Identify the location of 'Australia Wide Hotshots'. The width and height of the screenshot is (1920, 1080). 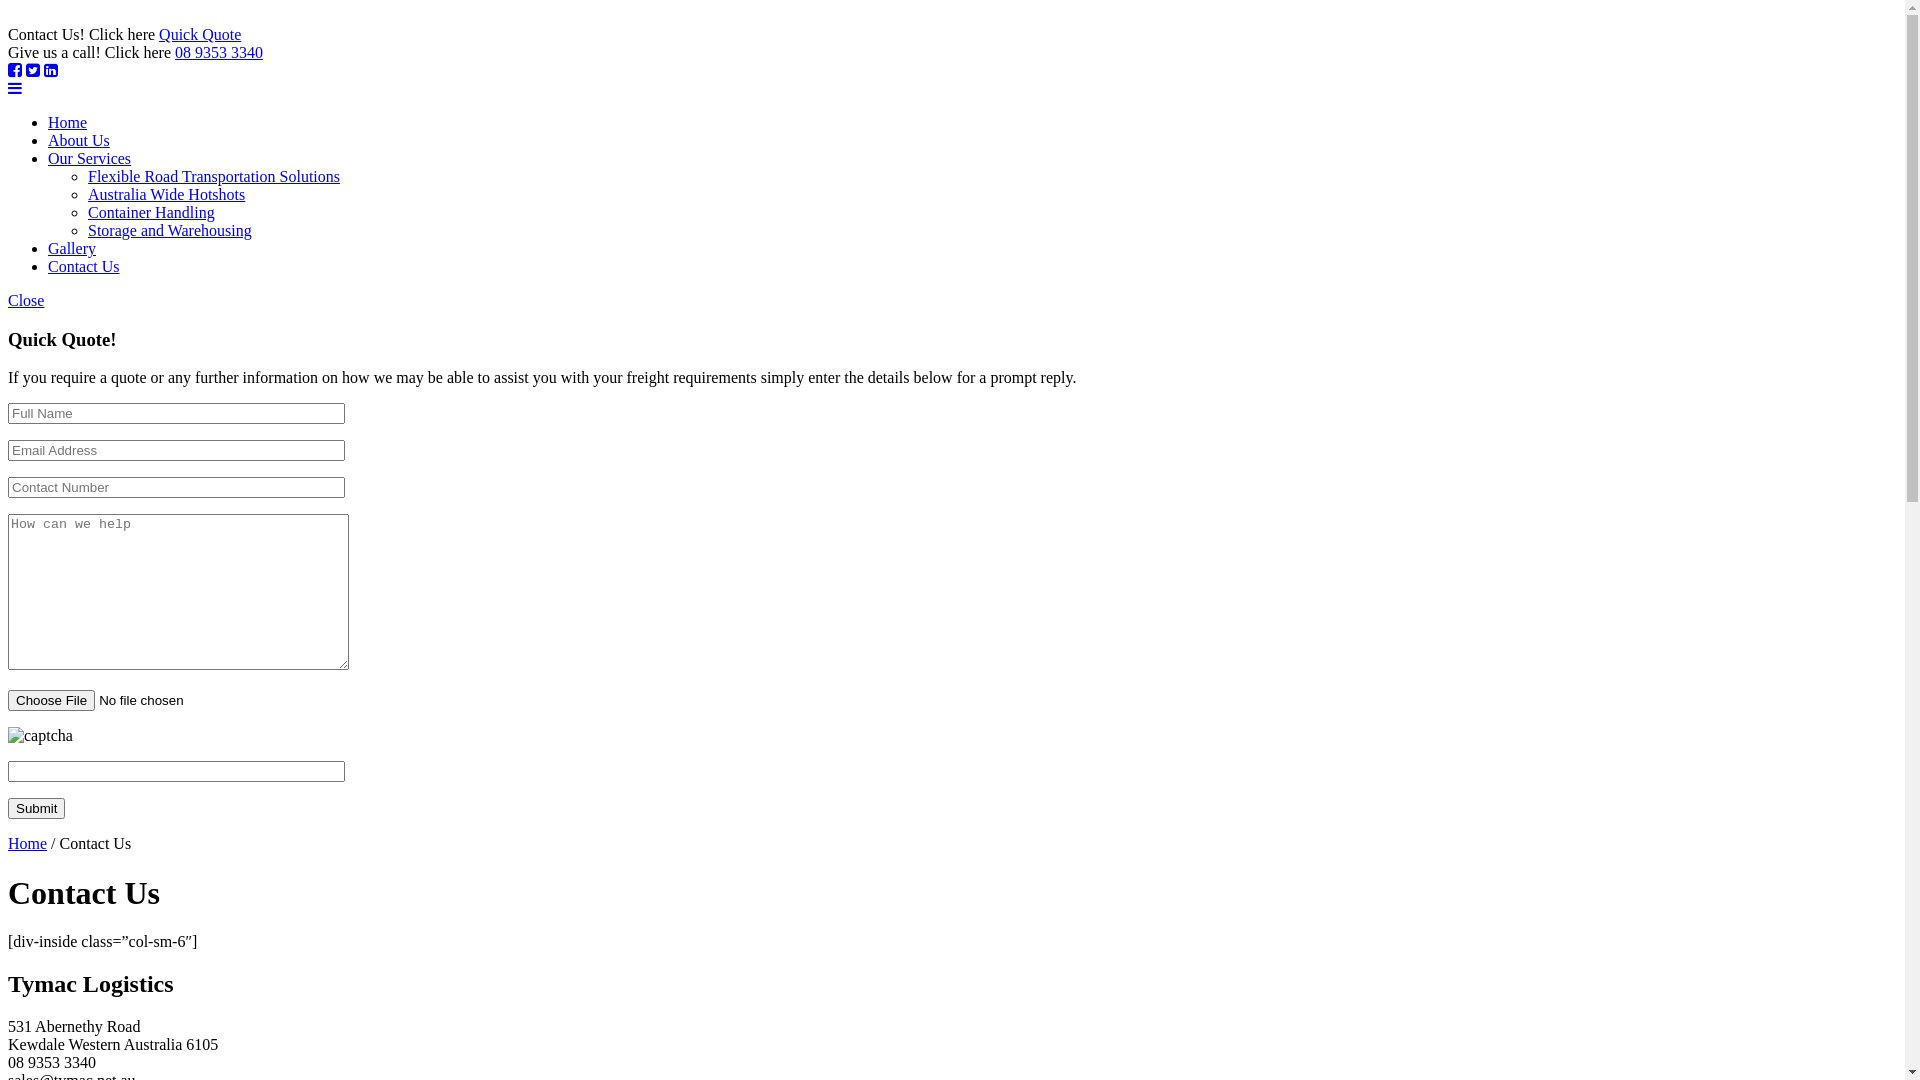
(166, 194).